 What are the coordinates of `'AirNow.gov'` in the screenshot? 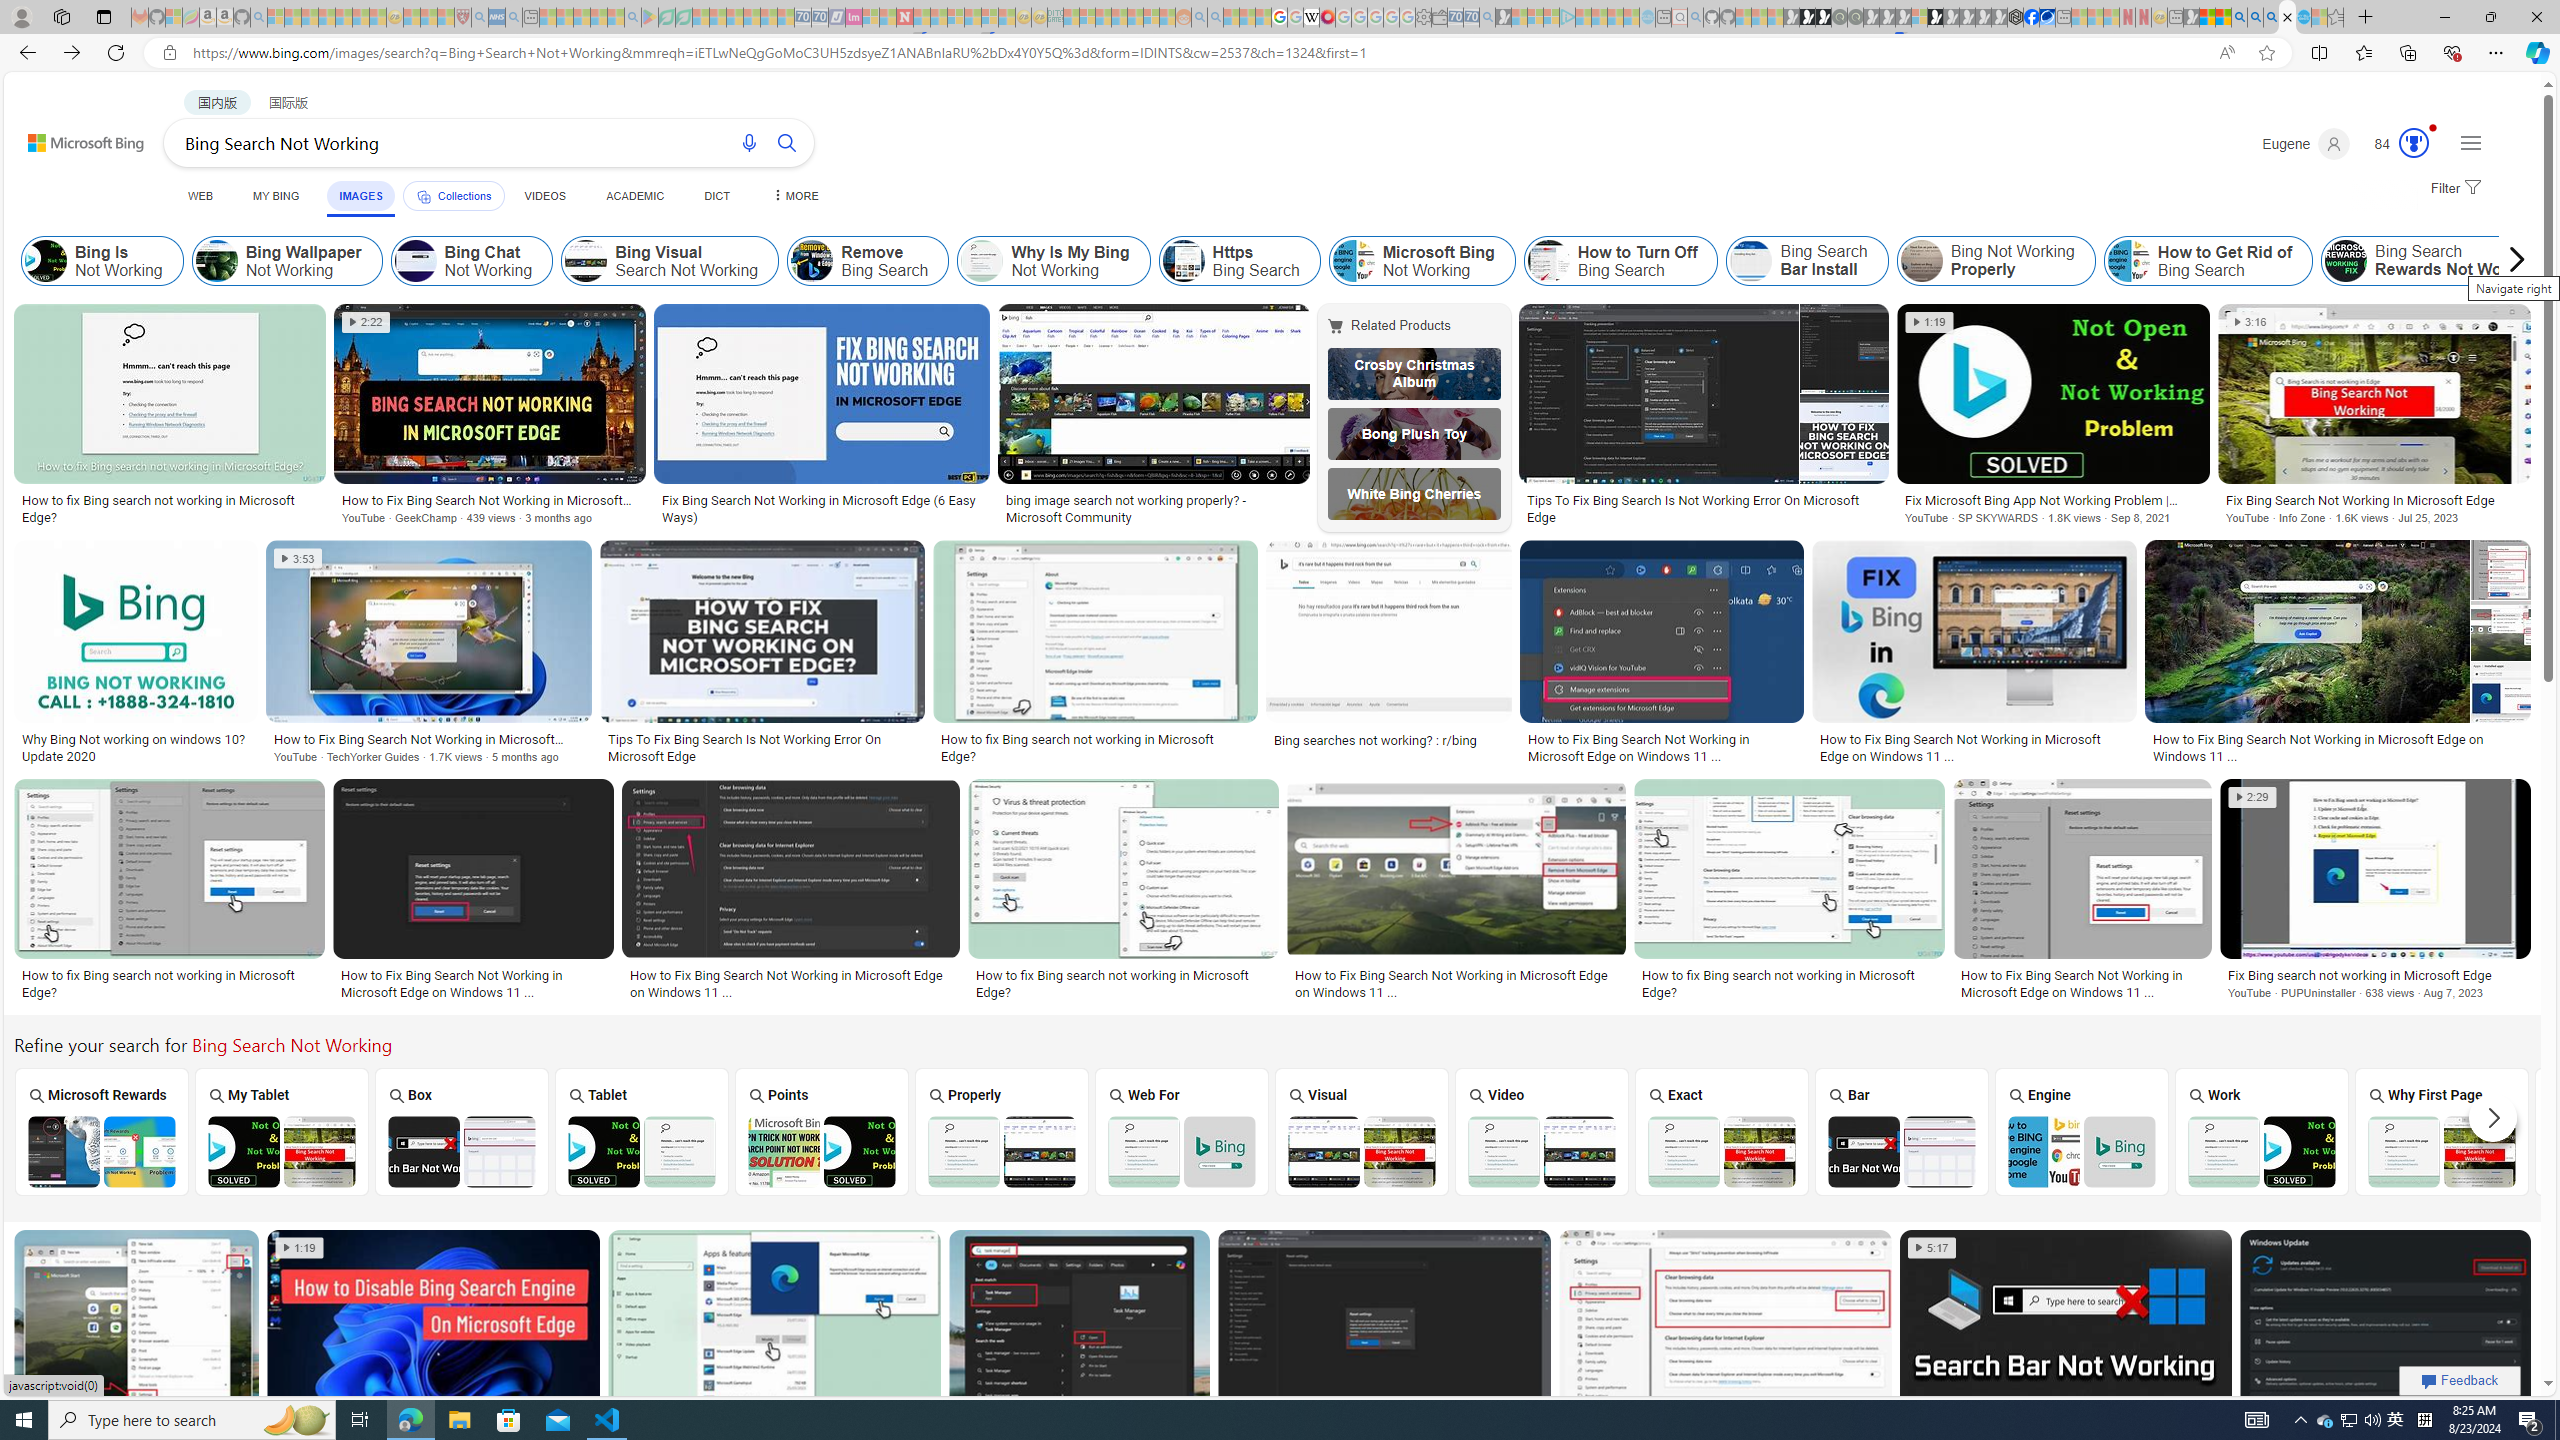 It's located at (2046, 16).